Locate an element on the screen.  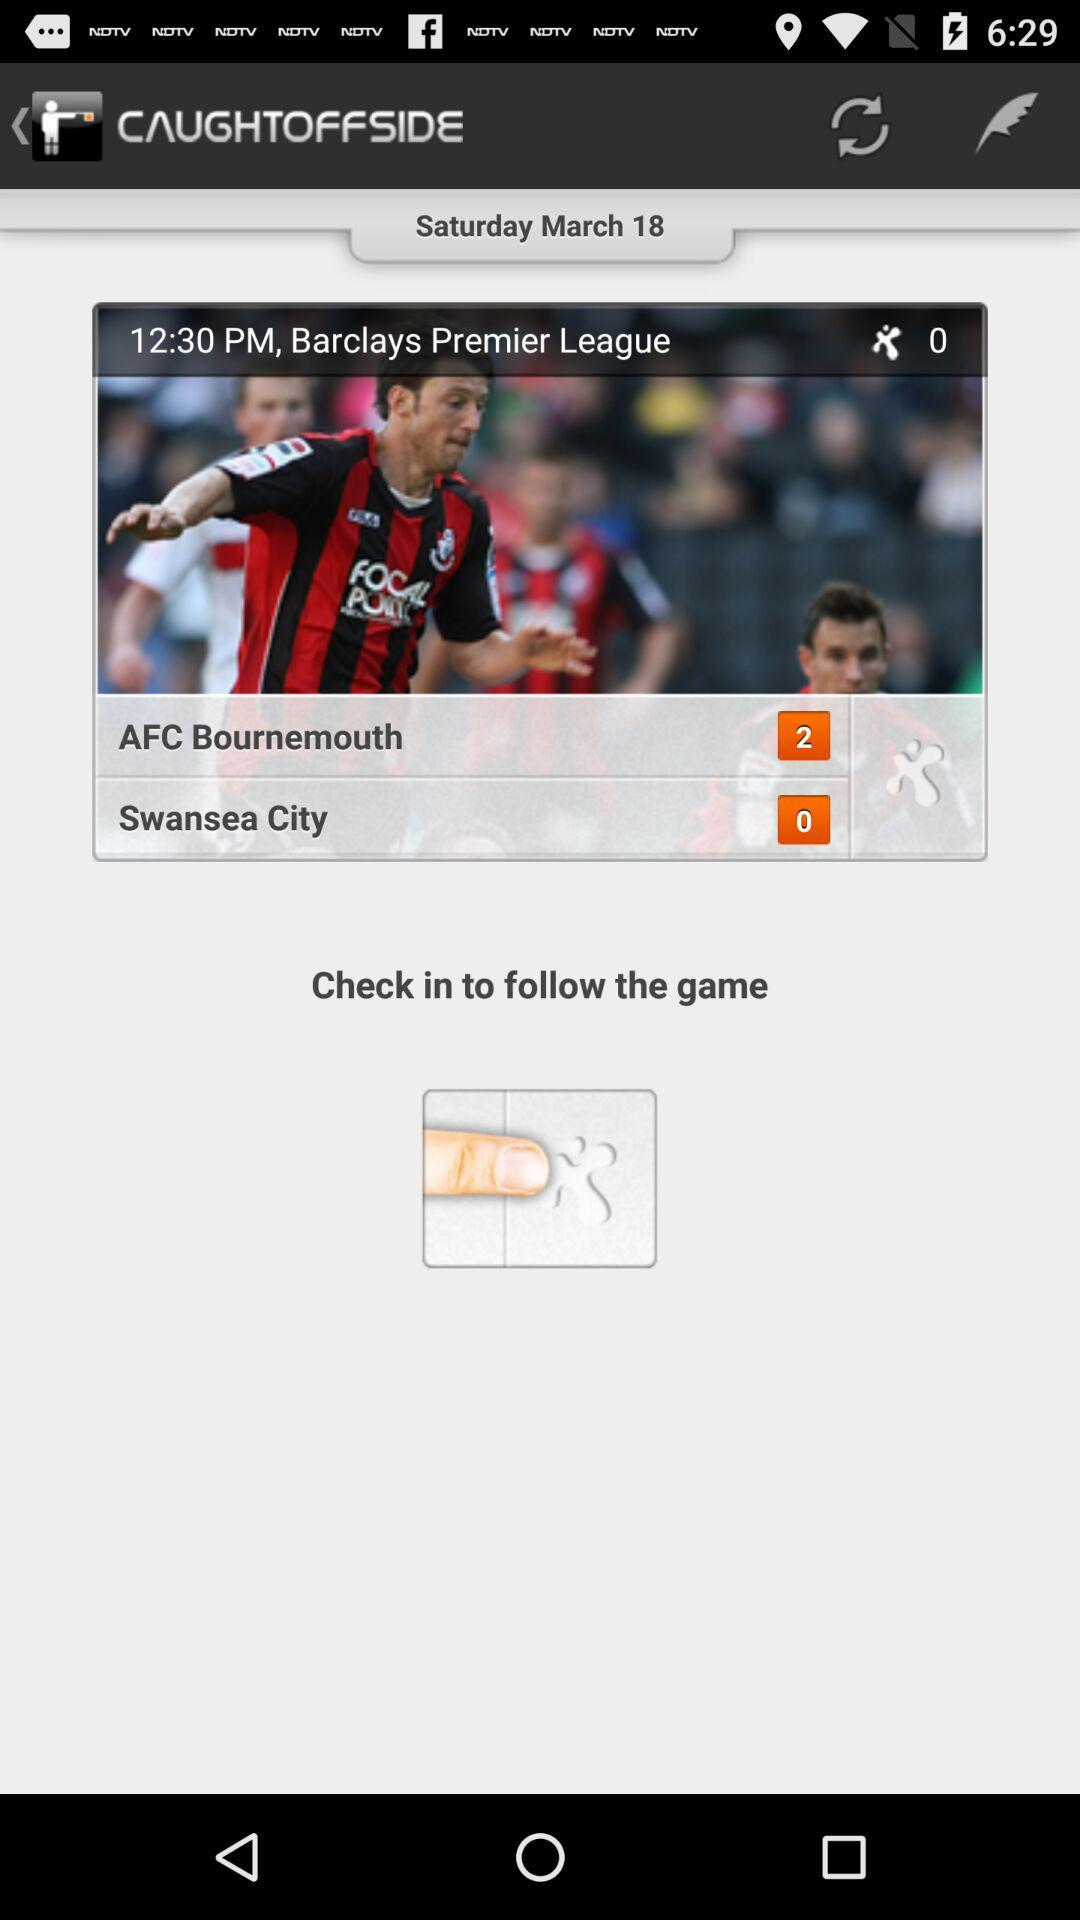
the app above the check in to item is located at coordinates (459, 816).